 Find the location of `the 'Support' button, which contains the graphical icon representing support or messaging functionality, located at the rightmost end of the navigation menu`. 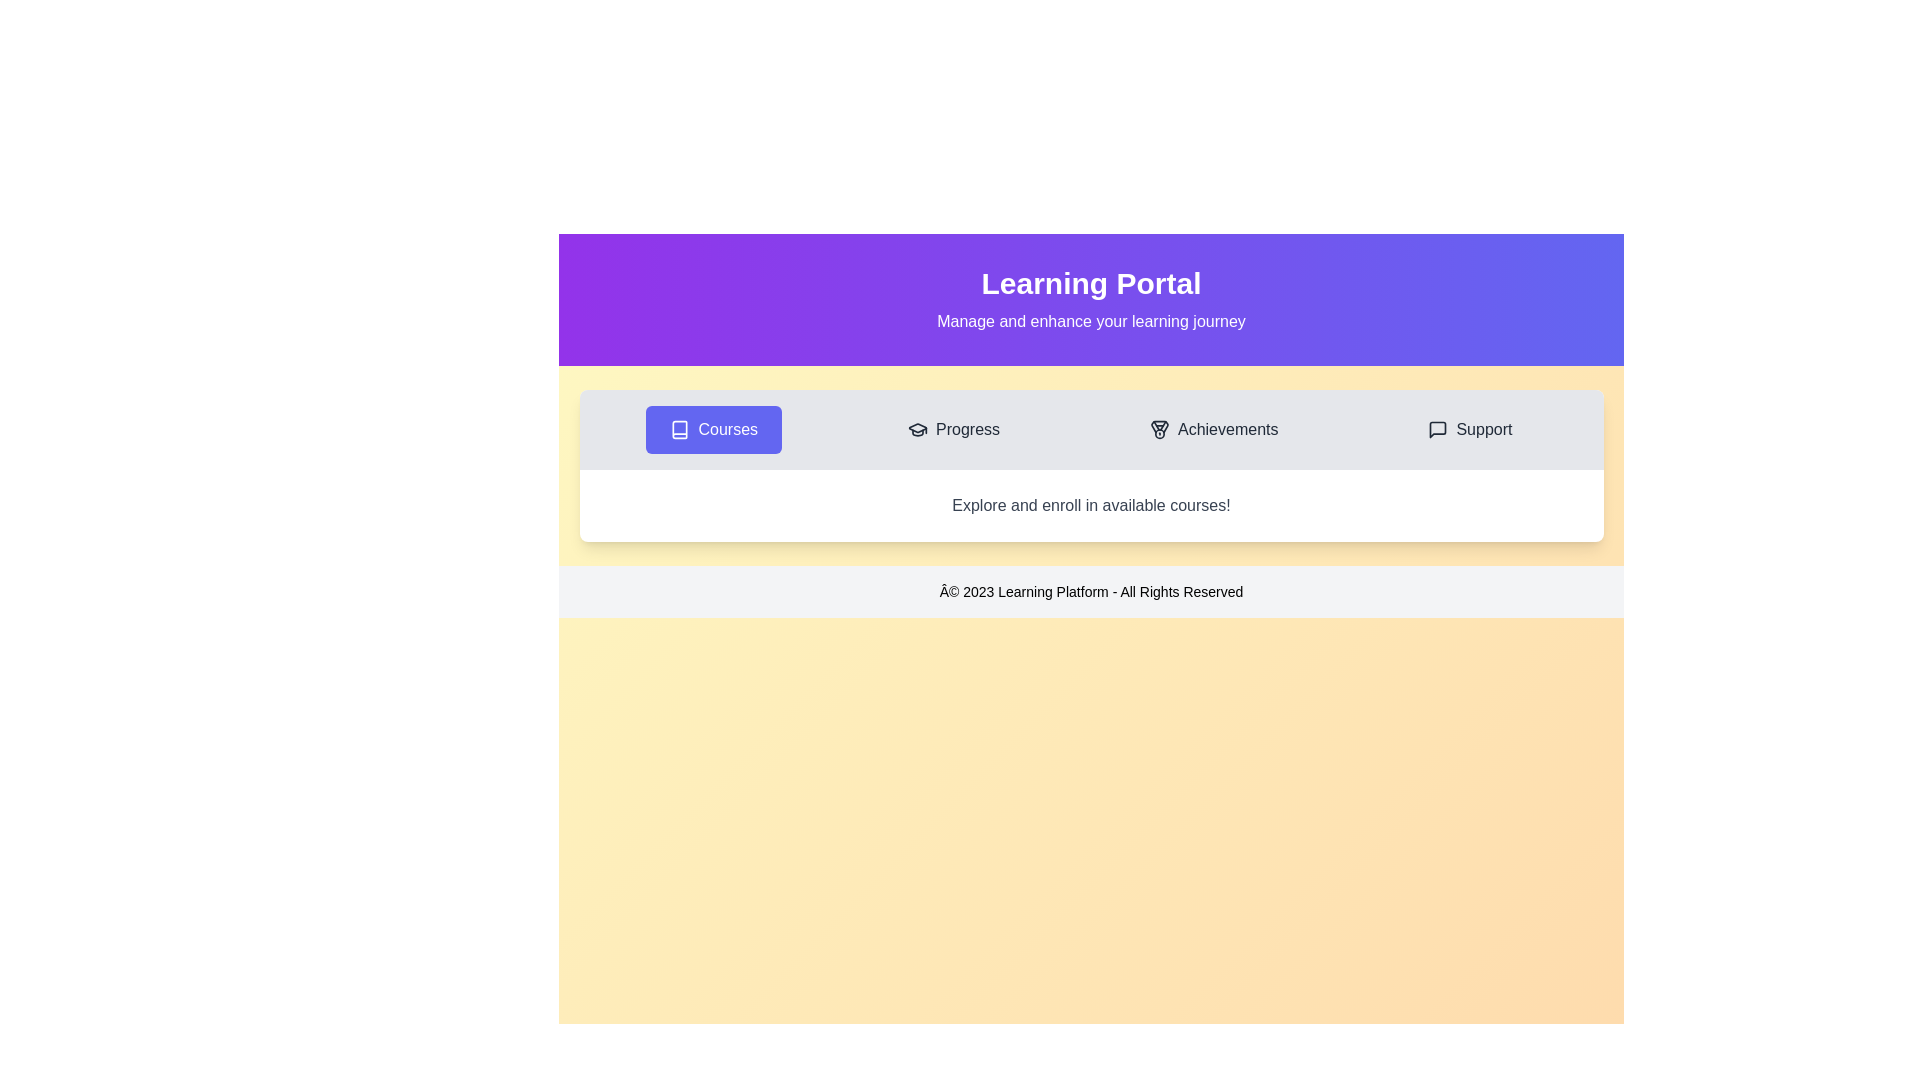

the 'Support' button, which contains the graphical icon representing support or messaging functionality, located at the rightmost end of the navigation menu is located at coordinates (1437, 428).